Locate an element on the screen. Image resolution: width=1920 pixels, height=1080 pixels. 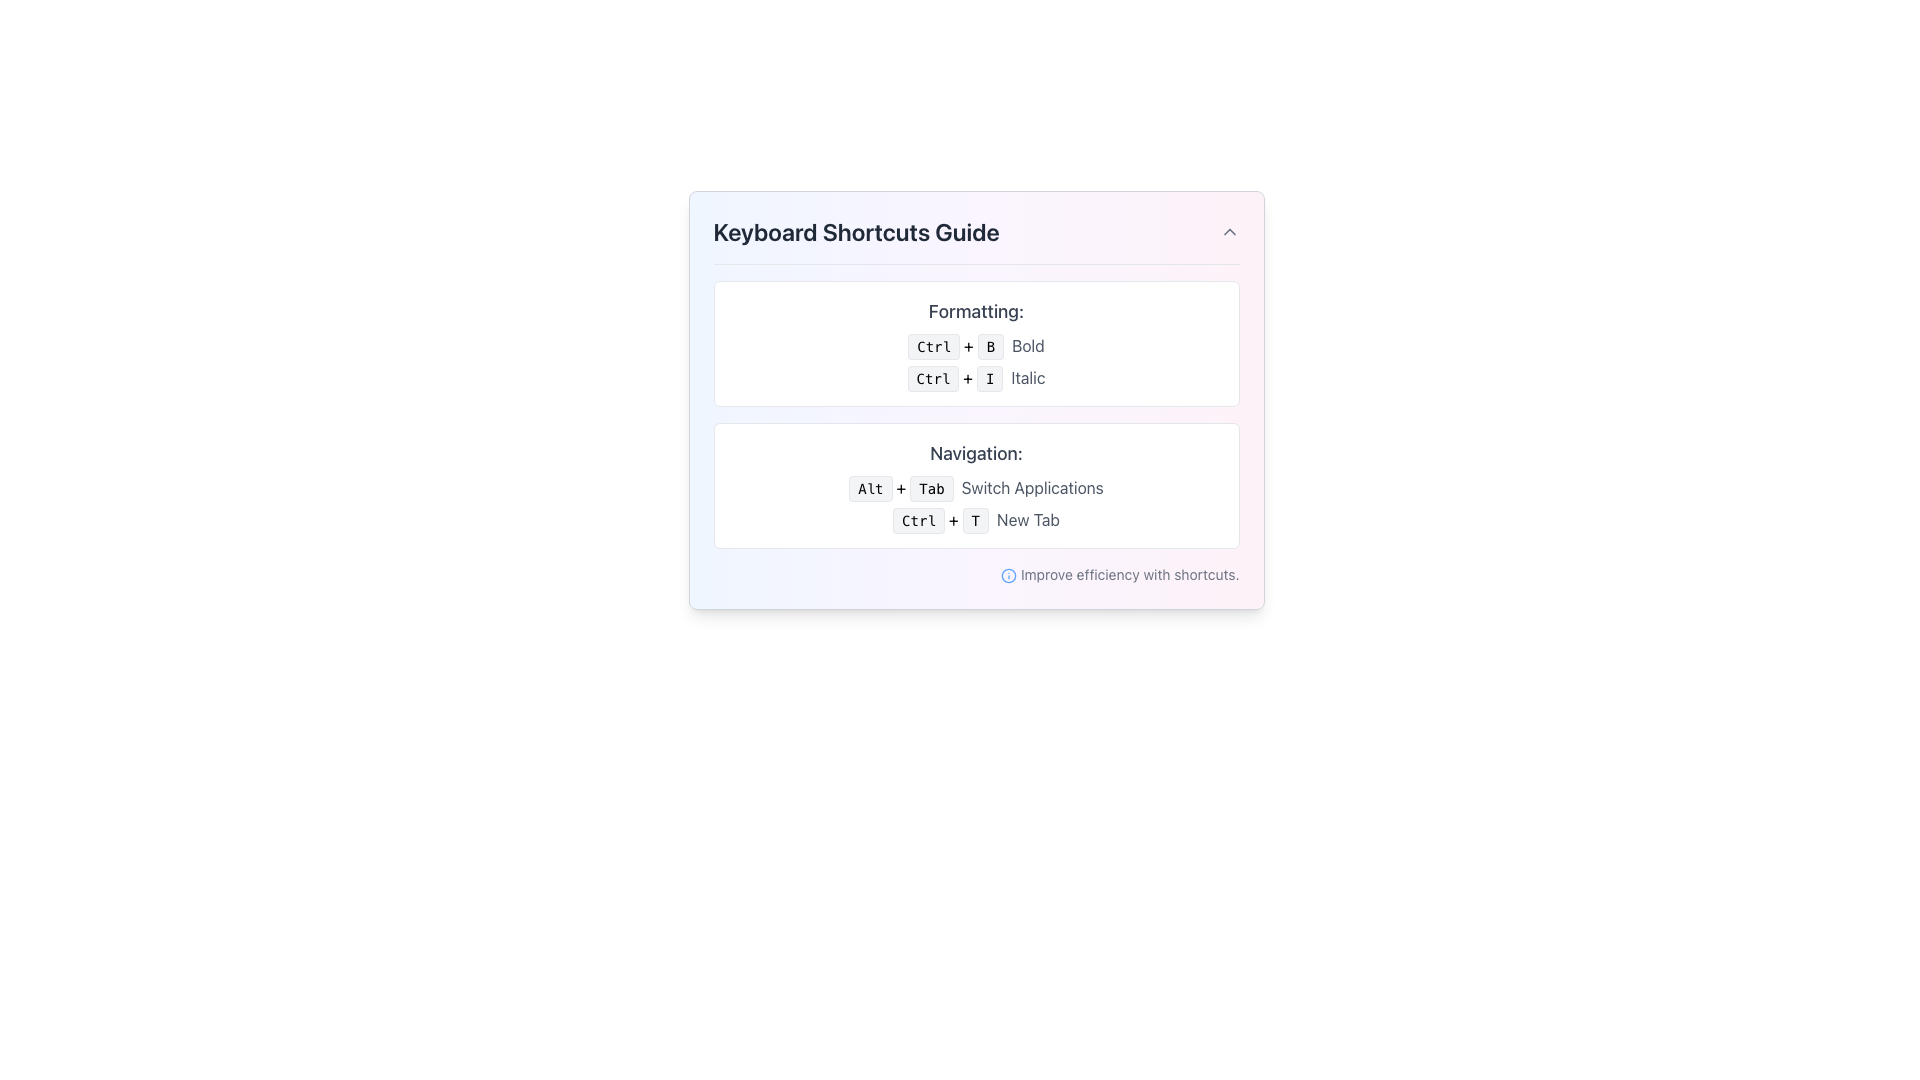
the static text component that describes the keyboard shortcut 'Ctrl + T' for opening a new tab, located in the 'Navigation' section of the 'Keyboard Shortcuts Guide' panel is located at coordinates (1028, 519).